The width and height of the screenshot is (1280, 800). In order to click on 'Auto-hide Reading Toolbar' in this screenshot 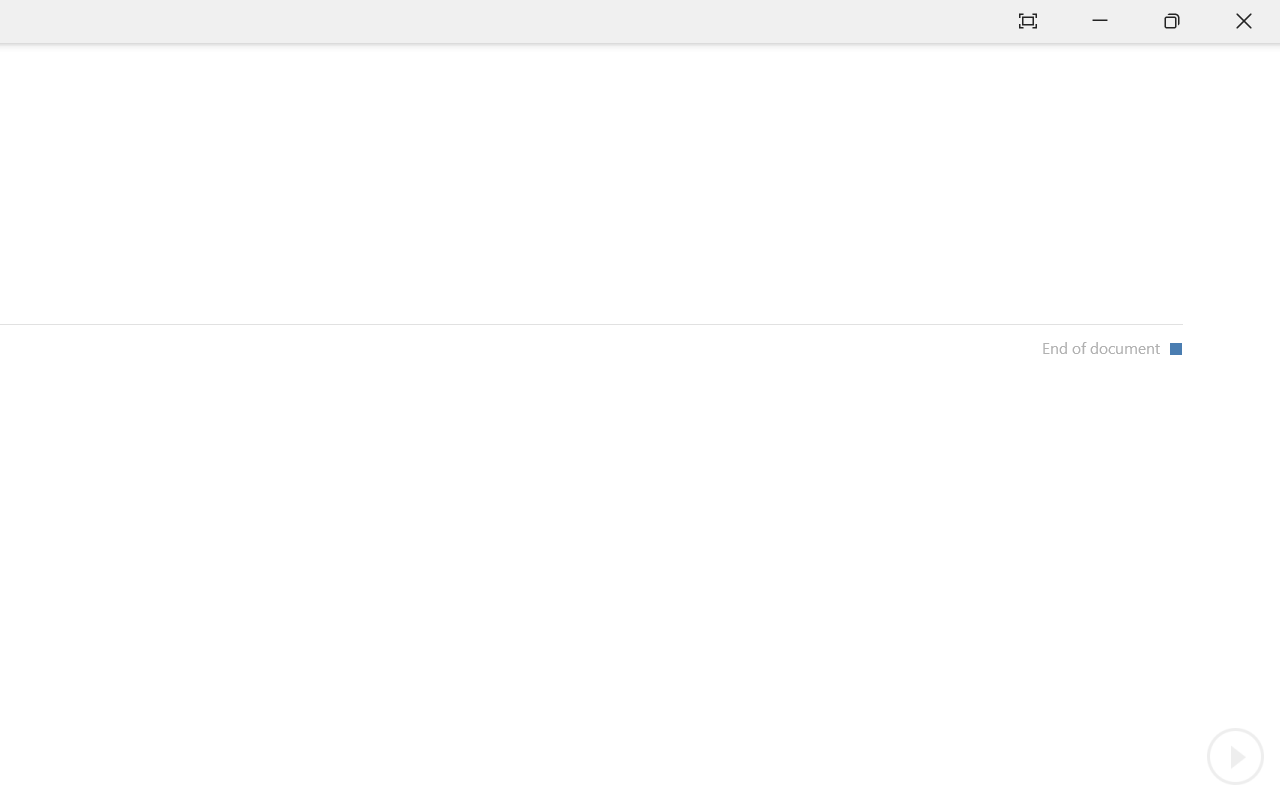, I will do `click(1027, 21)`.